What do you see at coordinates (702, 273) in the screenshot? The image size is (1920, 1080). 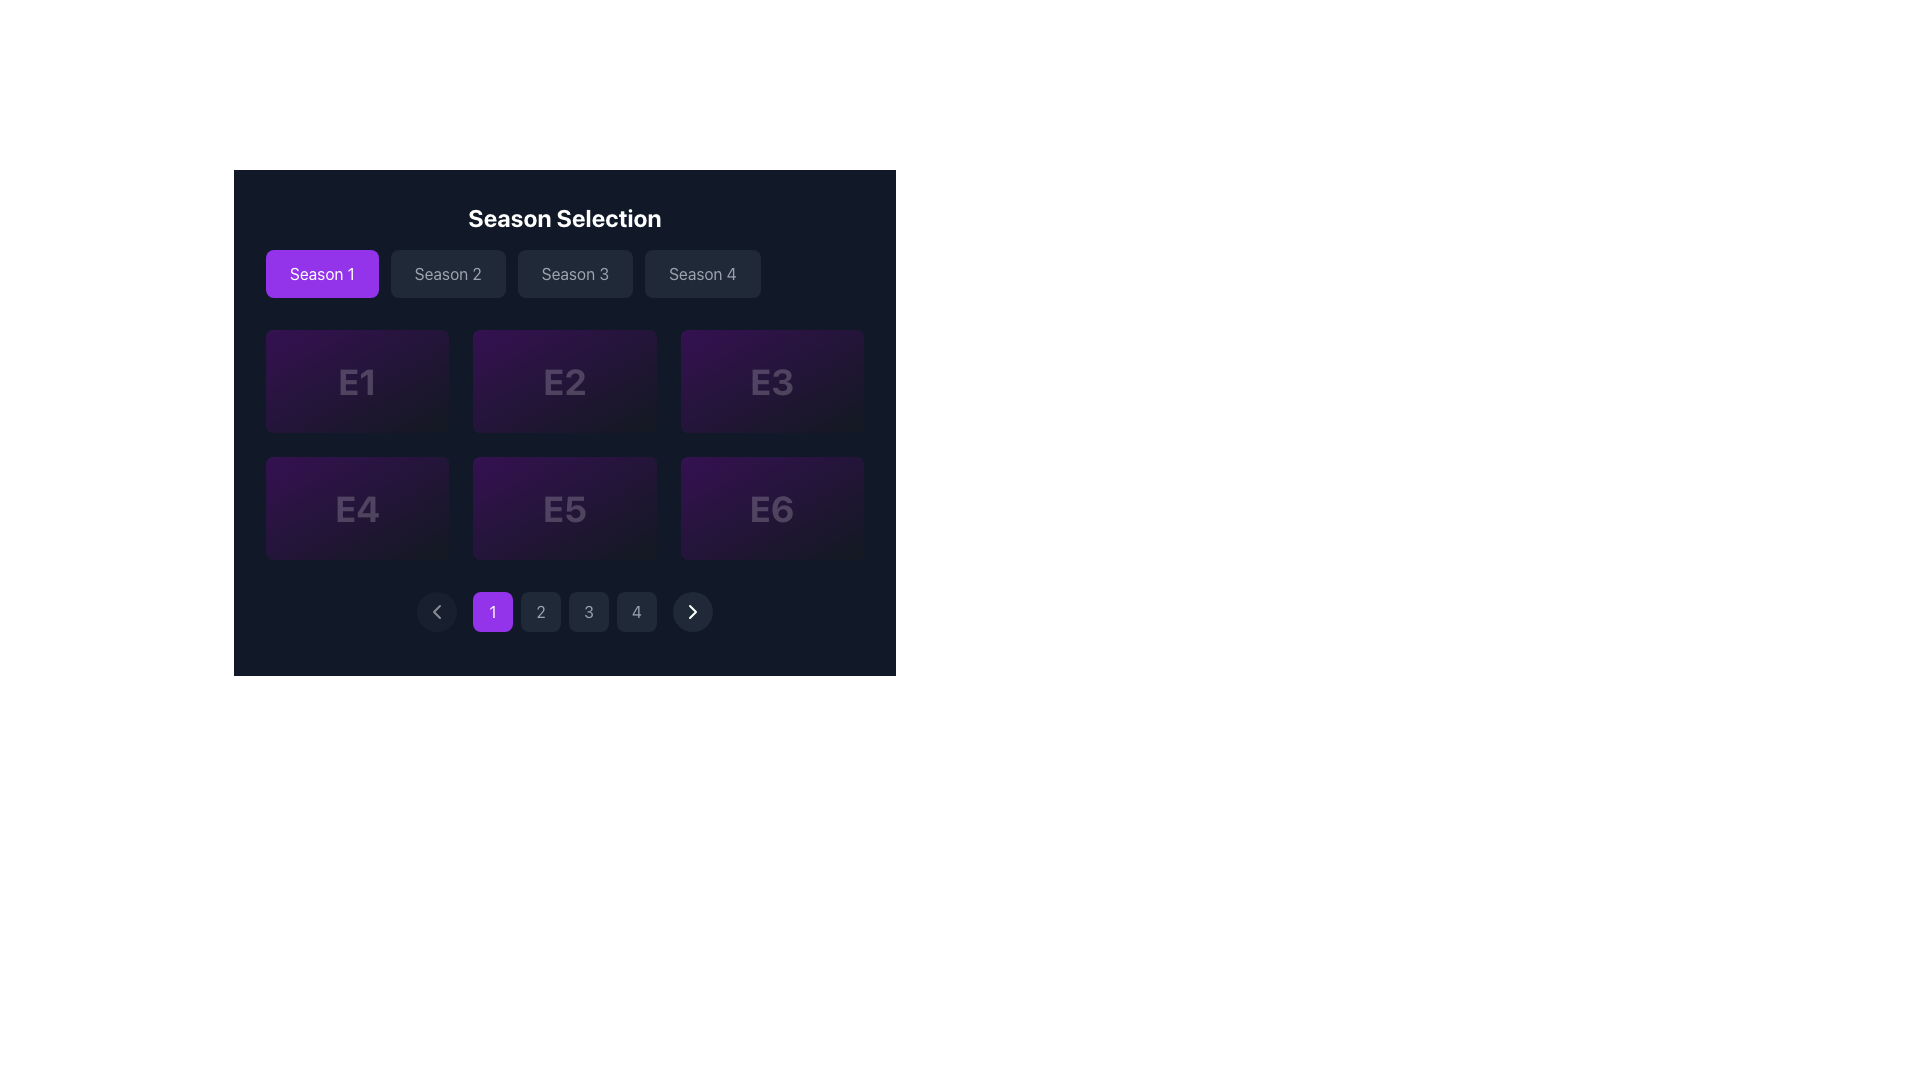 I see `the 'Season 4' button located under the 'Season Selection' title` at bounding box center [702, 273].